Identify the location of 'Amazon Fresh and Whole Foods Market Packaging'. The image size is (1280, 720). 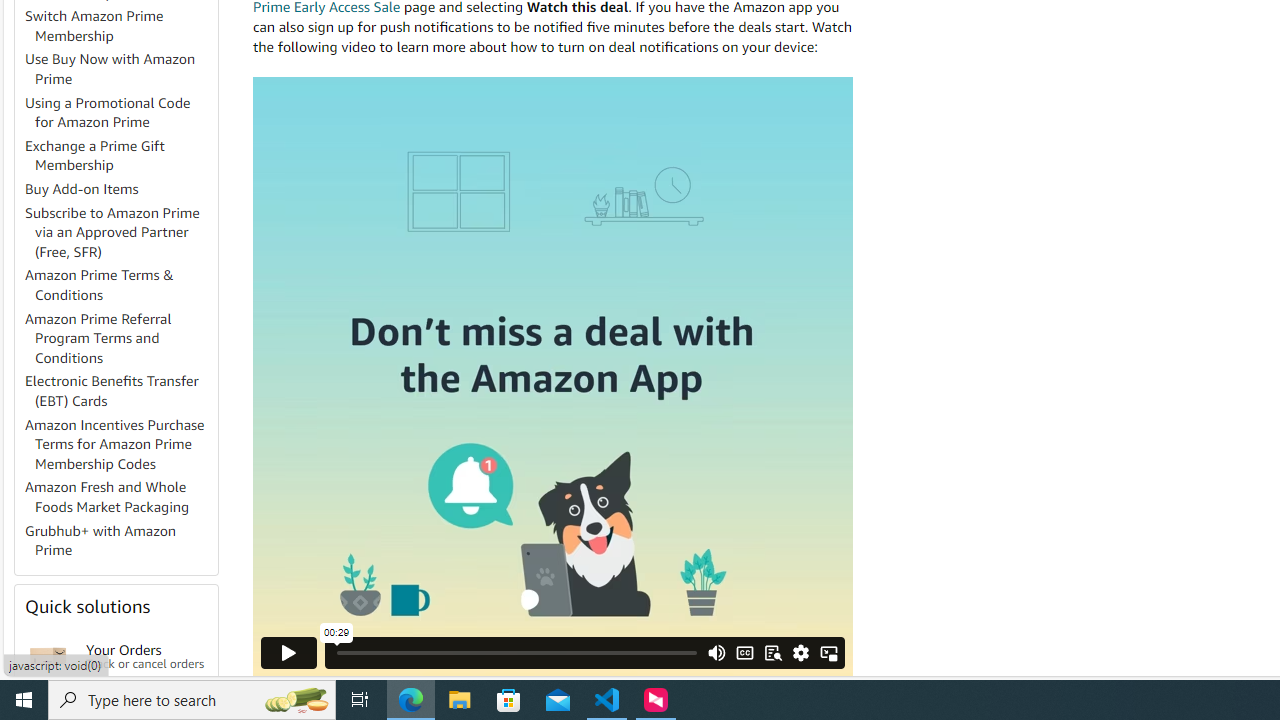
(106, 496).